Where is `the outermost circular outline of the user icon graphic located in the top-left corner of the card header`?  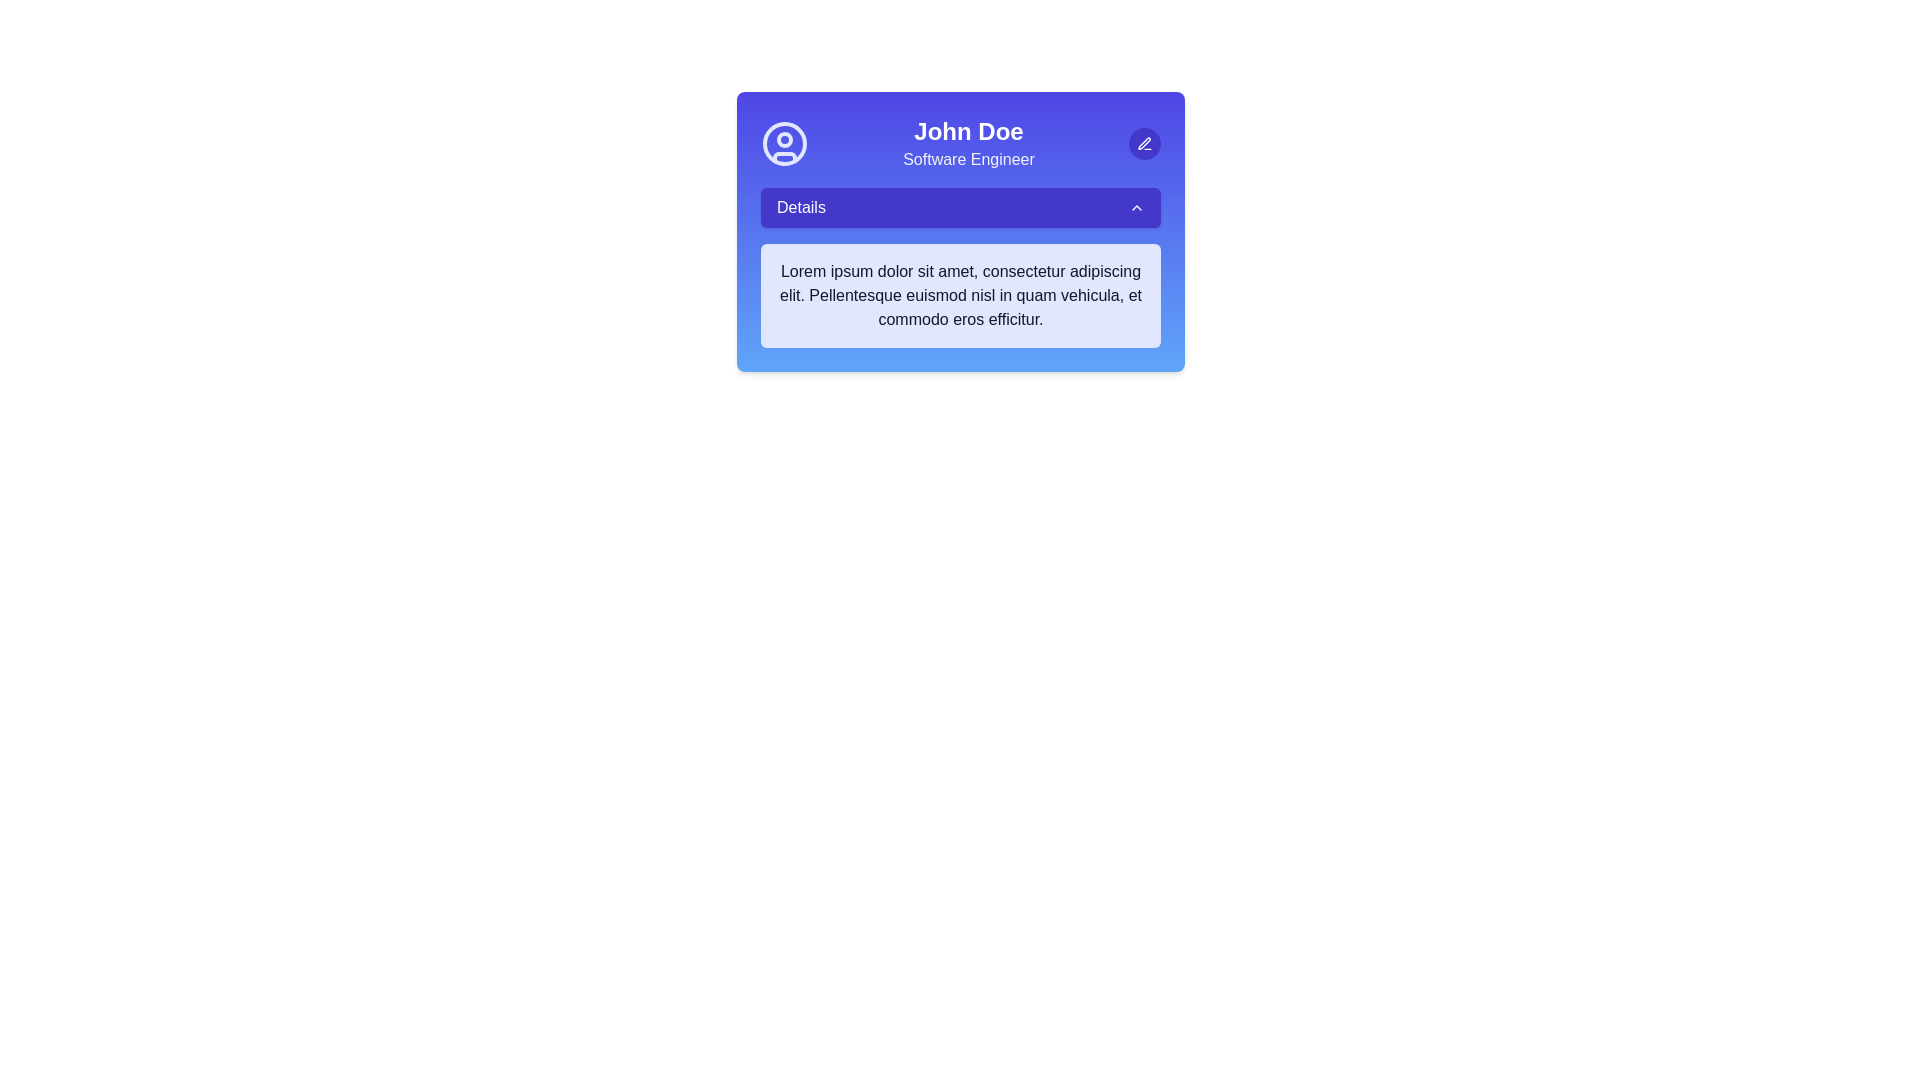 the outermost circular outline of the user icon graphic located in the top-left corner of the card header is located at coordinates (784, 142).